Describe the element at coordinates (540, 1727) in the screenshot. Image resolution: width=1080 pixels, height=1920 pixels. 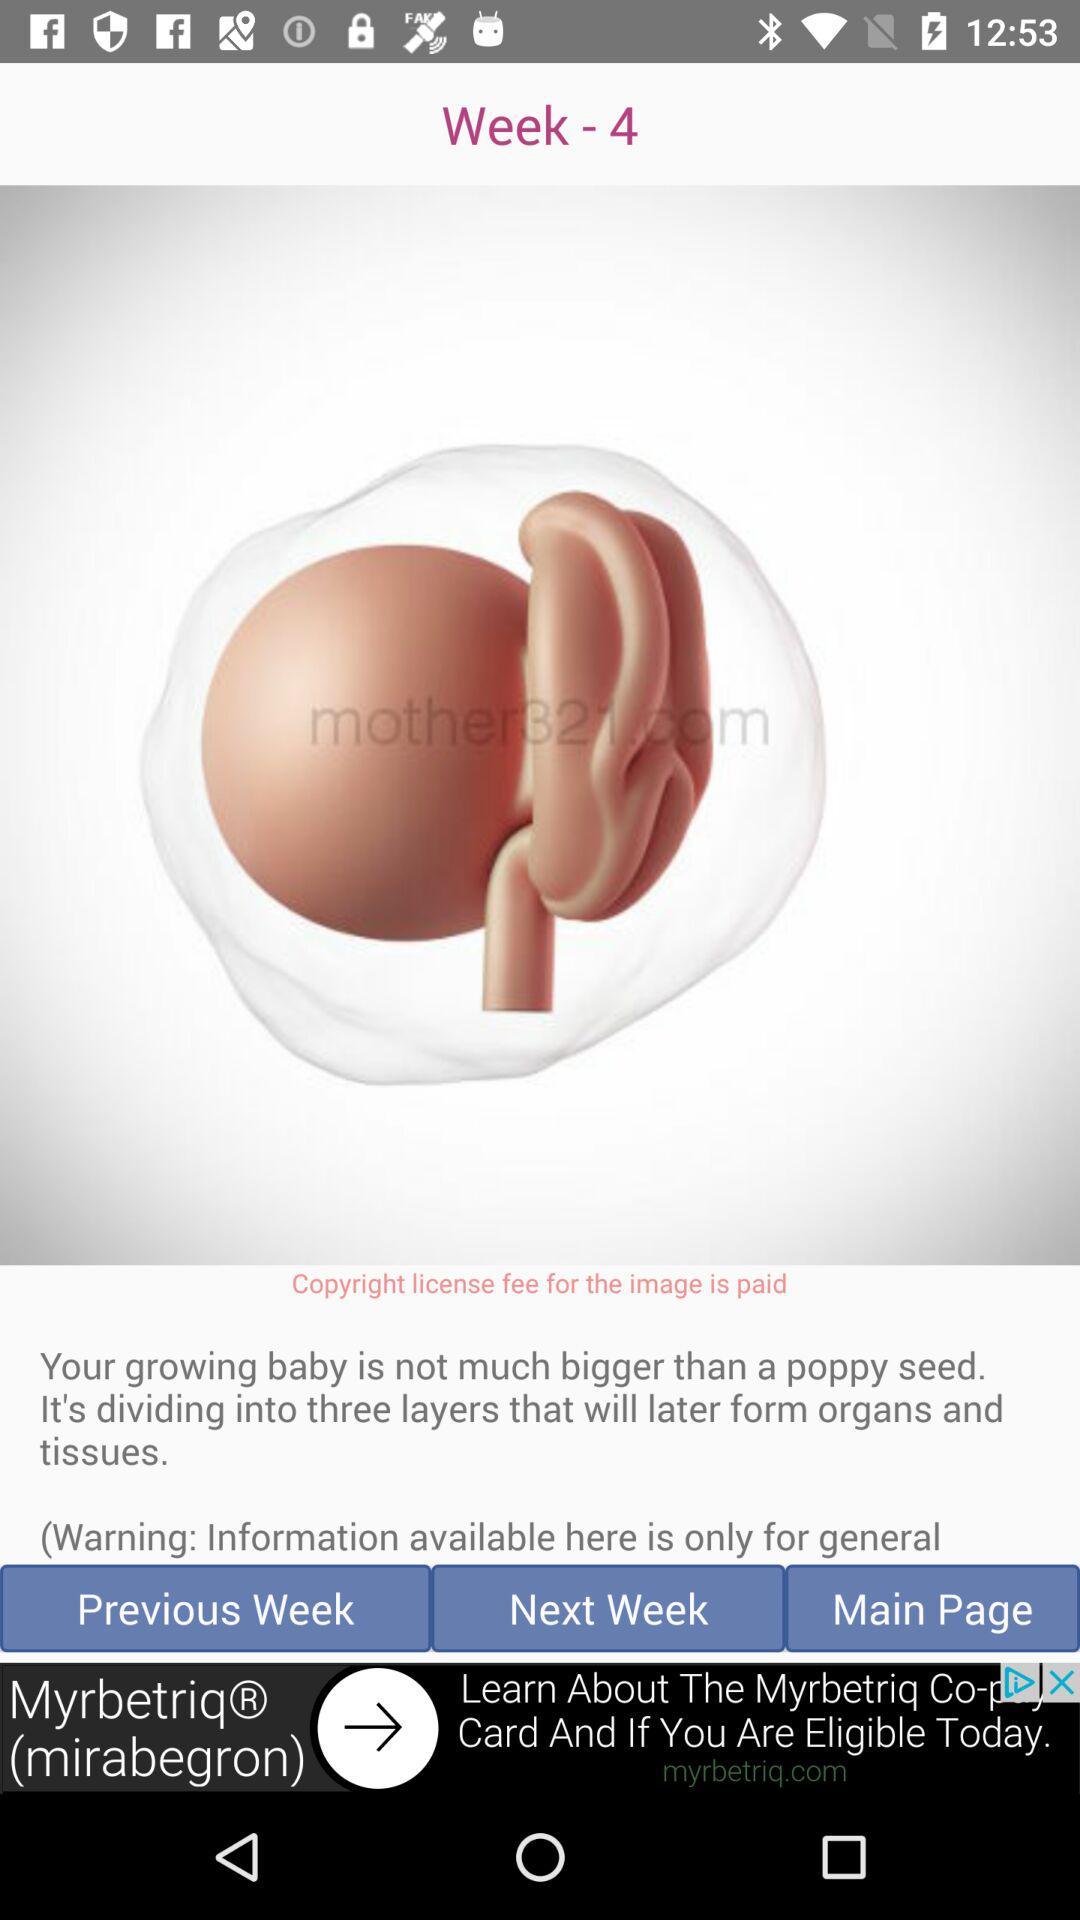
I see `open advertisement` at that location.